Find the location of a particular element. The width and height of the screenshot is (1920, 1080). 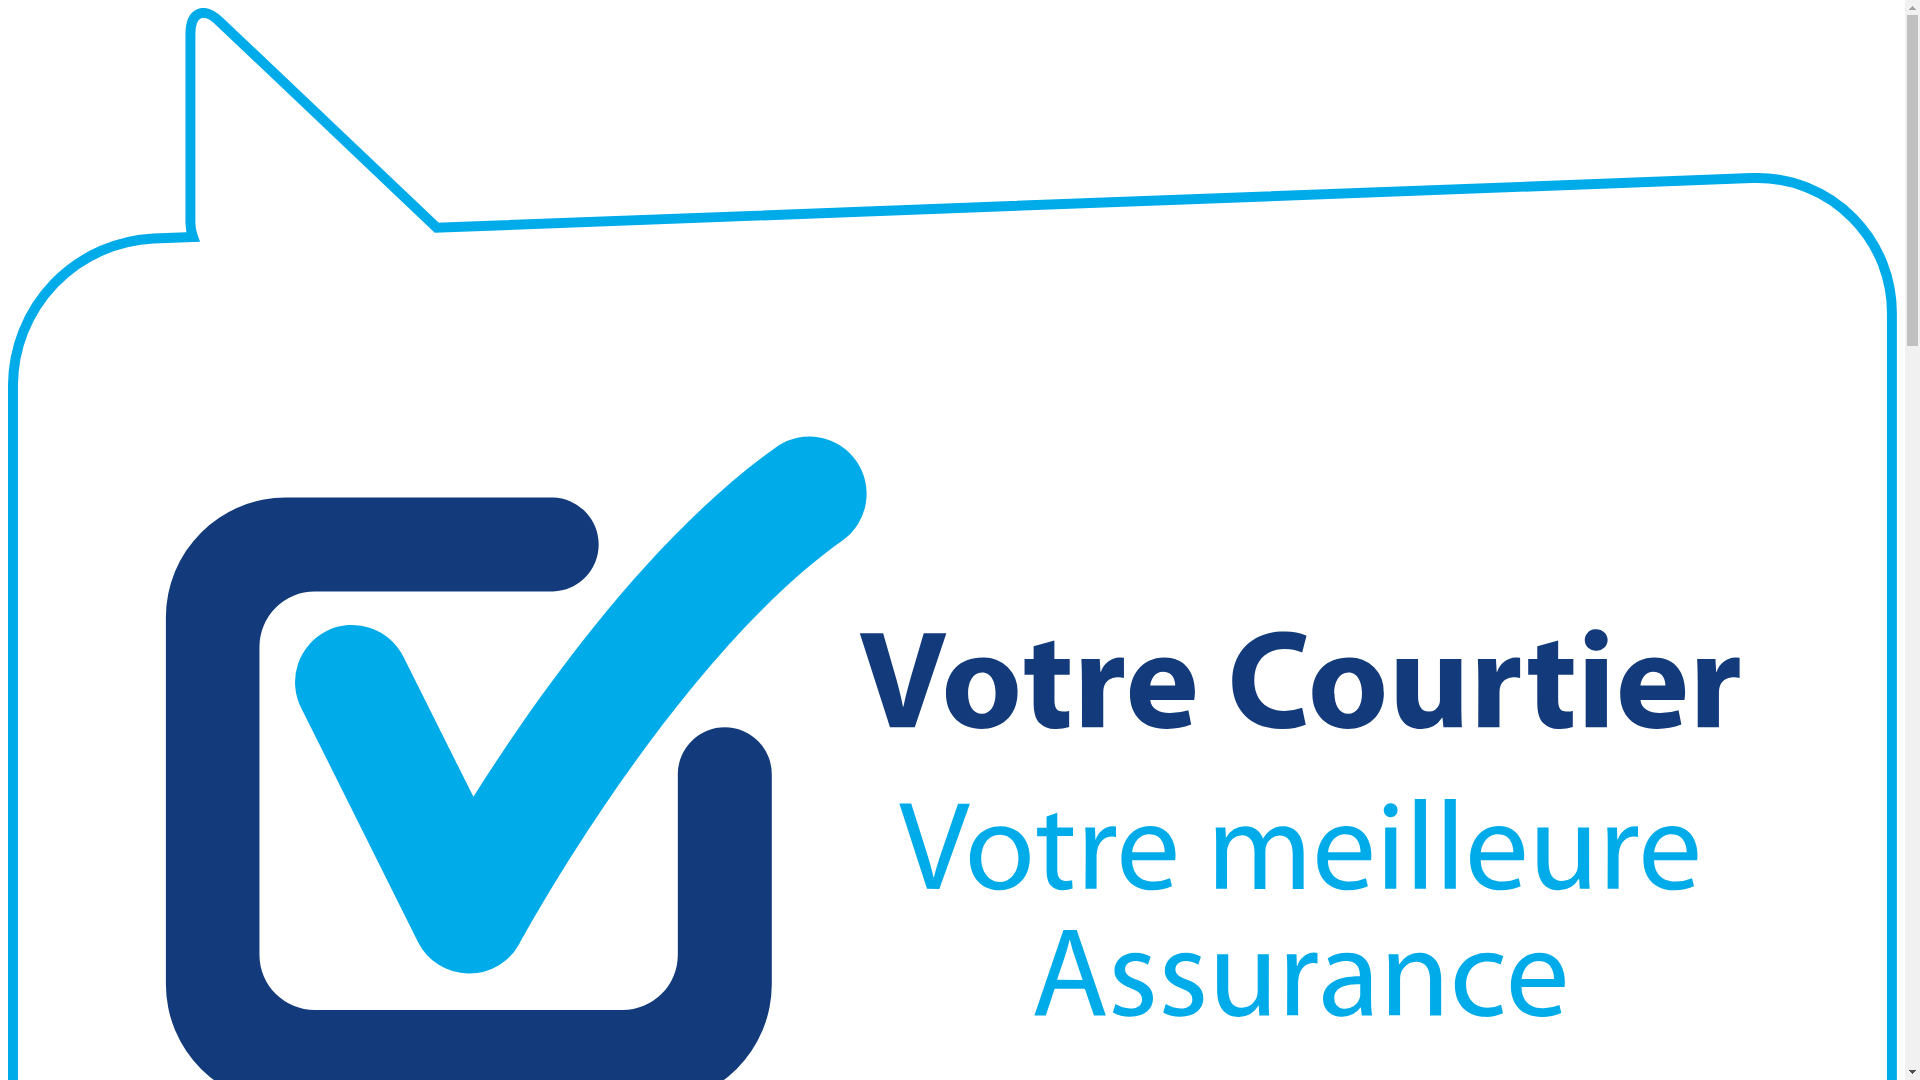

'Aller au contenu principal' is located at coordinates (8, 8).